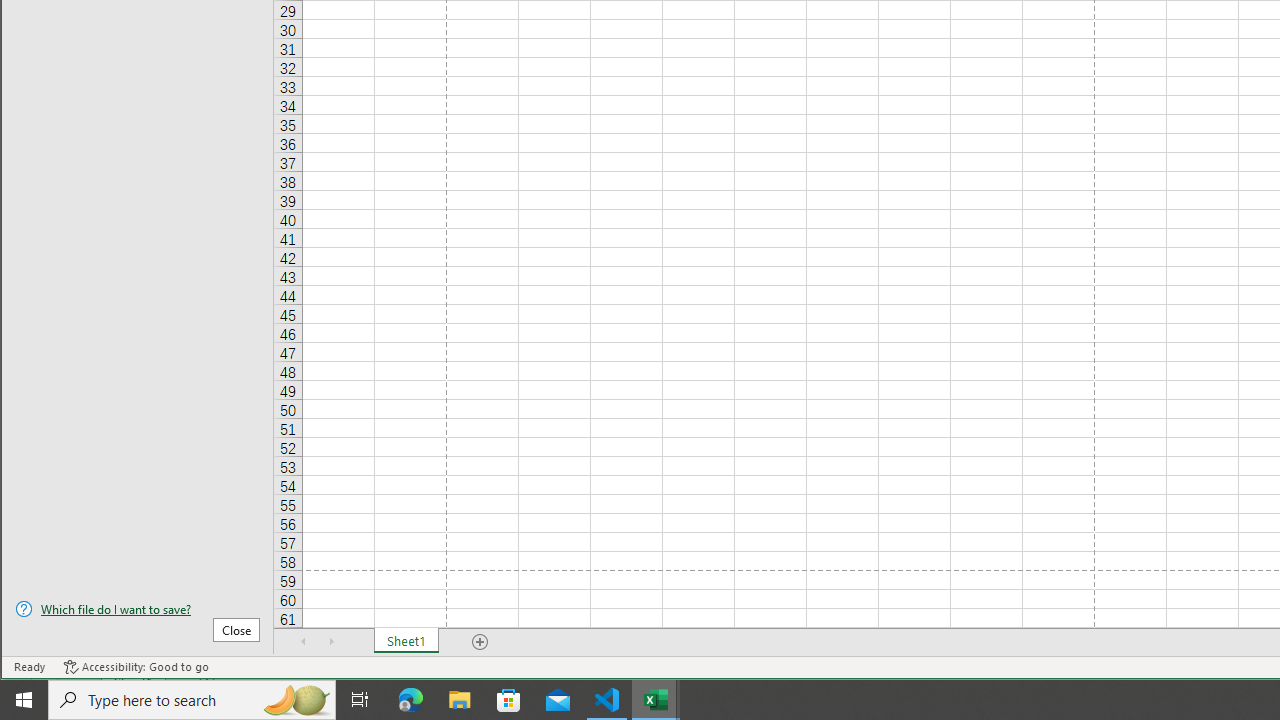 The height and width of the screenshot is (720, 1280). Describe the element at coordinates (24, 698) in the screenshot. I see `'Start'` at that location.